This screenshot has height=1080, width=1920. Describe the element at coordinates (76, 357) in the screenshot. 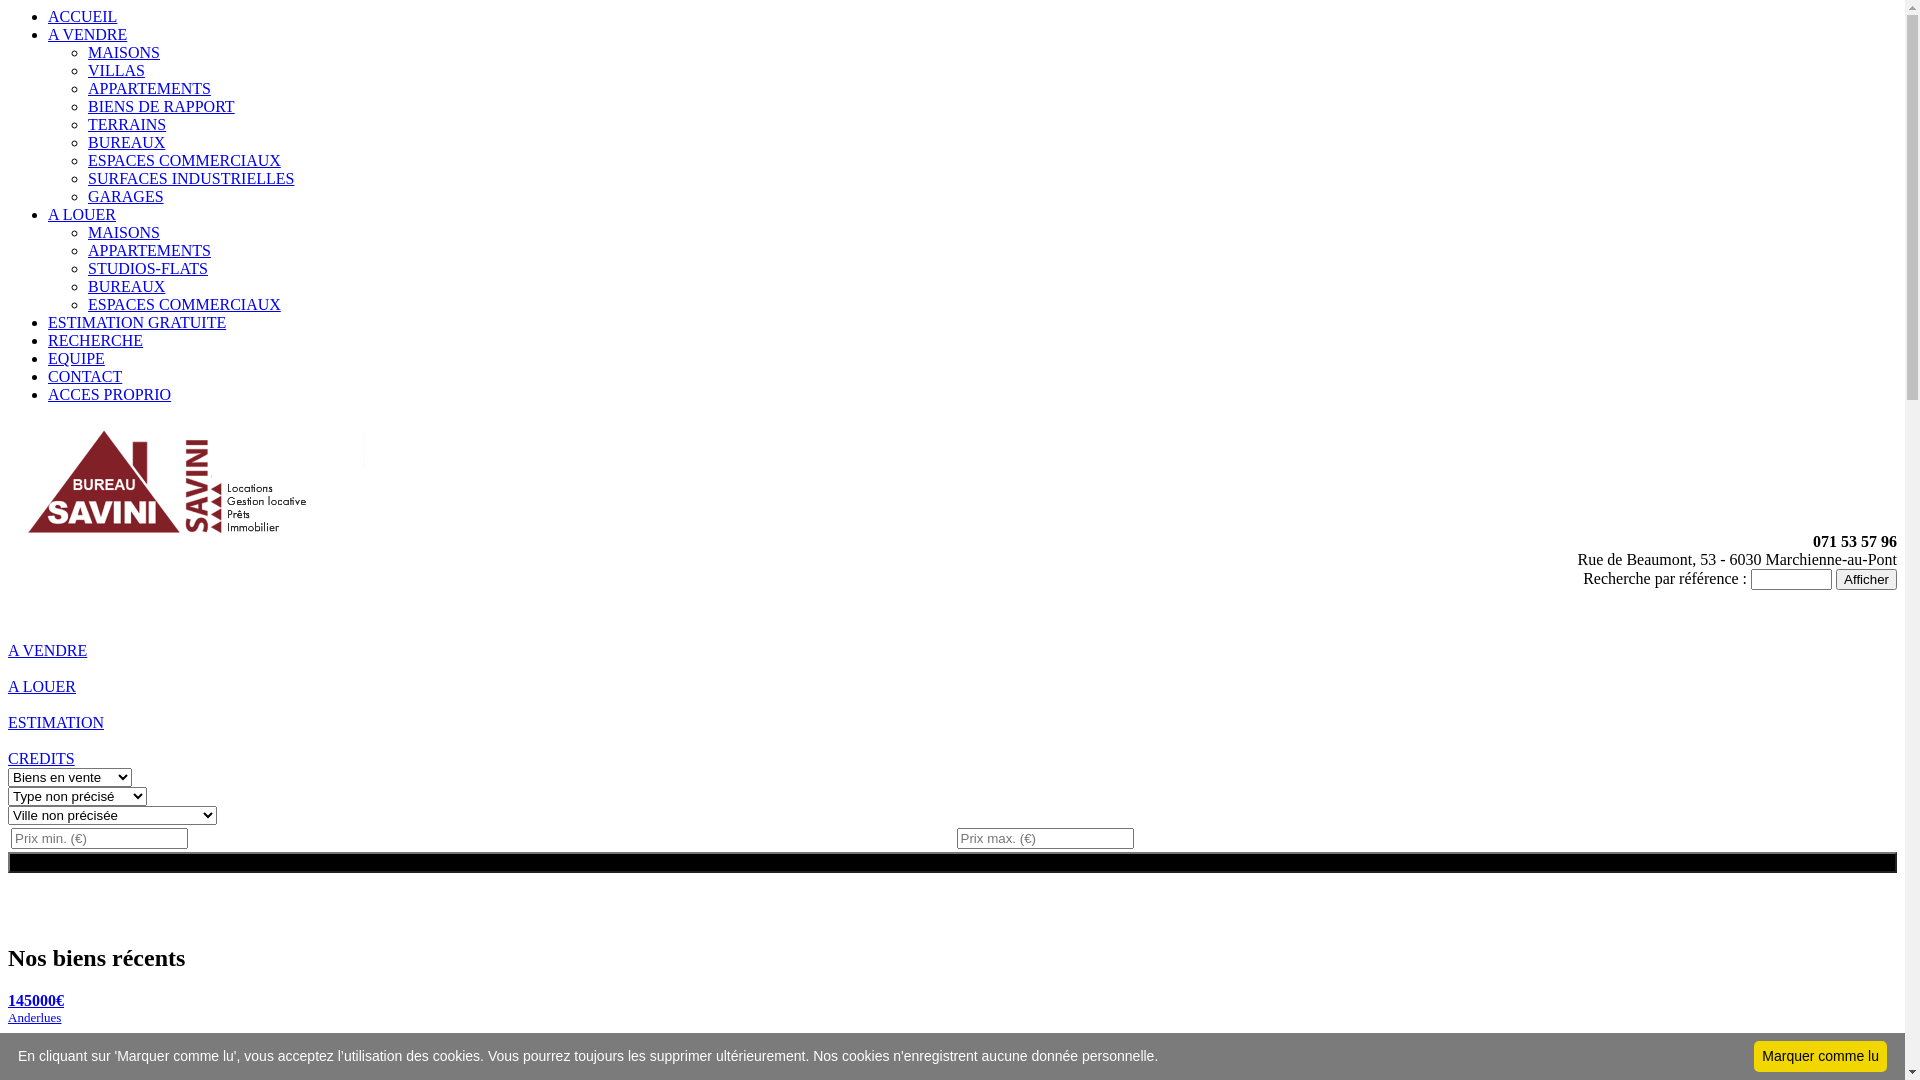

I see `'EQUIPE'` at that location.